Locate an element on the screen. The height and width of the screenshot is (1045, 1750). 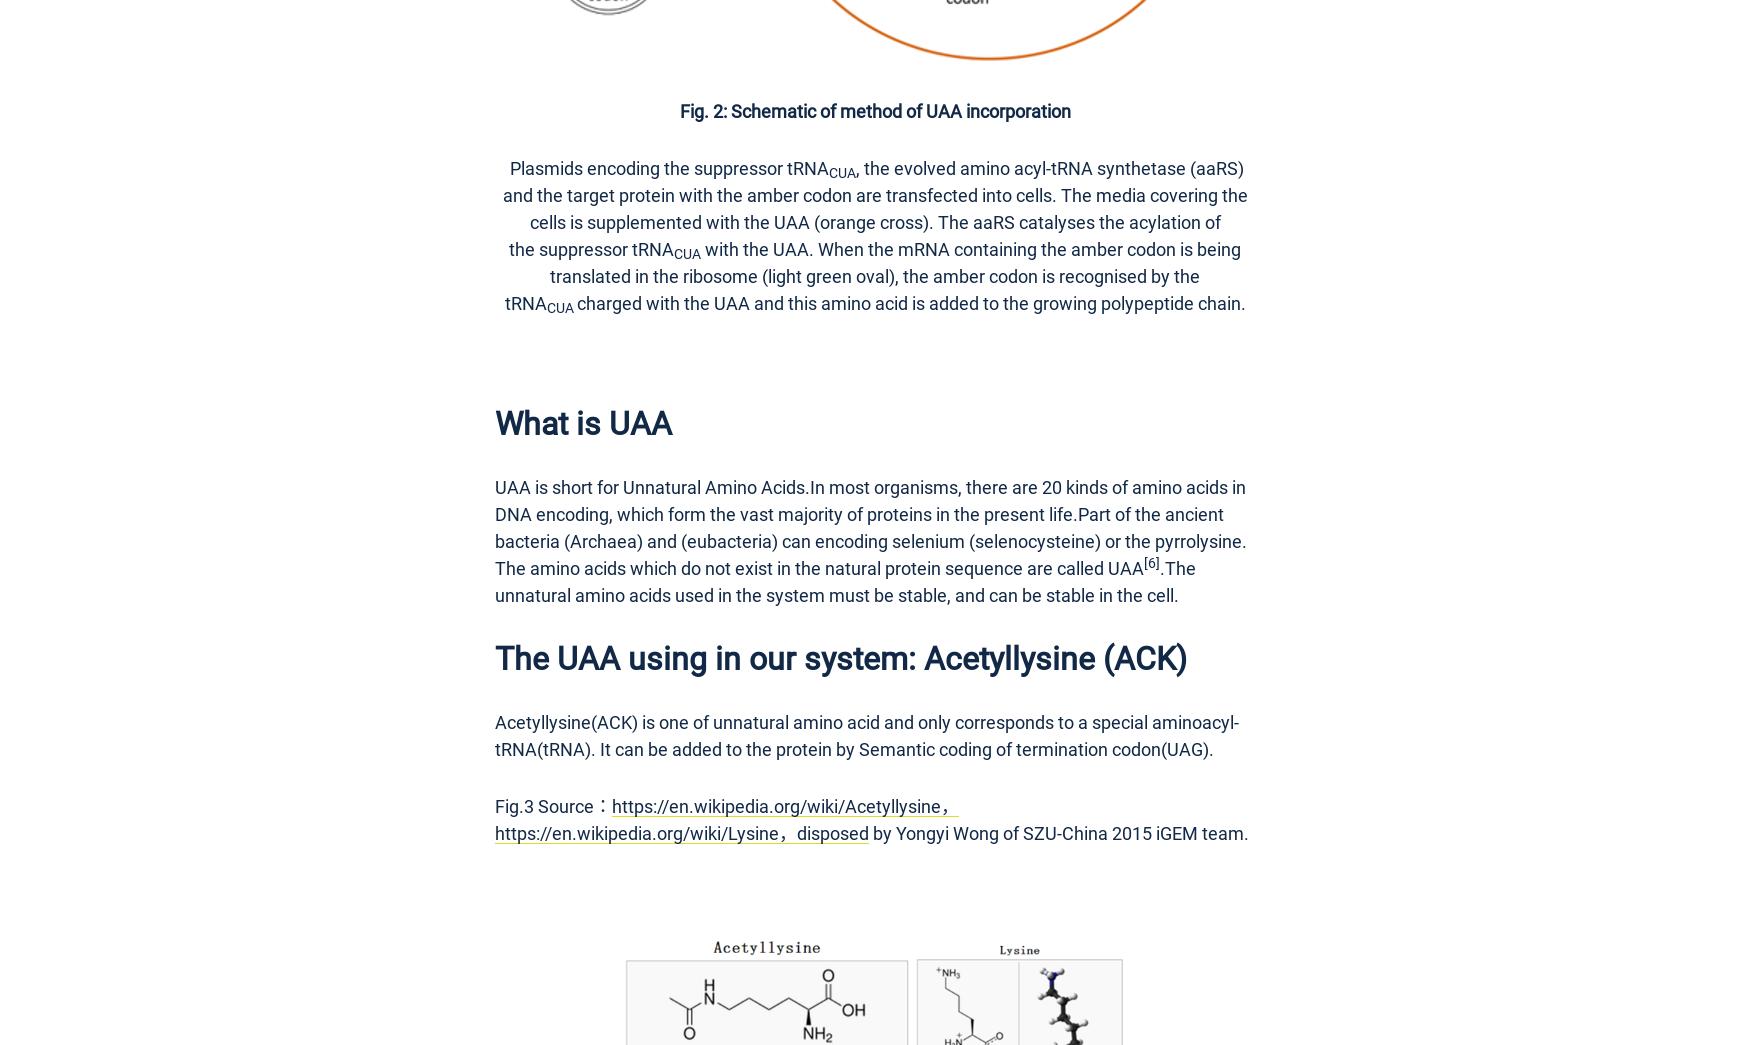
'Fig.3 Source：' is located at coordinates (552, 805).